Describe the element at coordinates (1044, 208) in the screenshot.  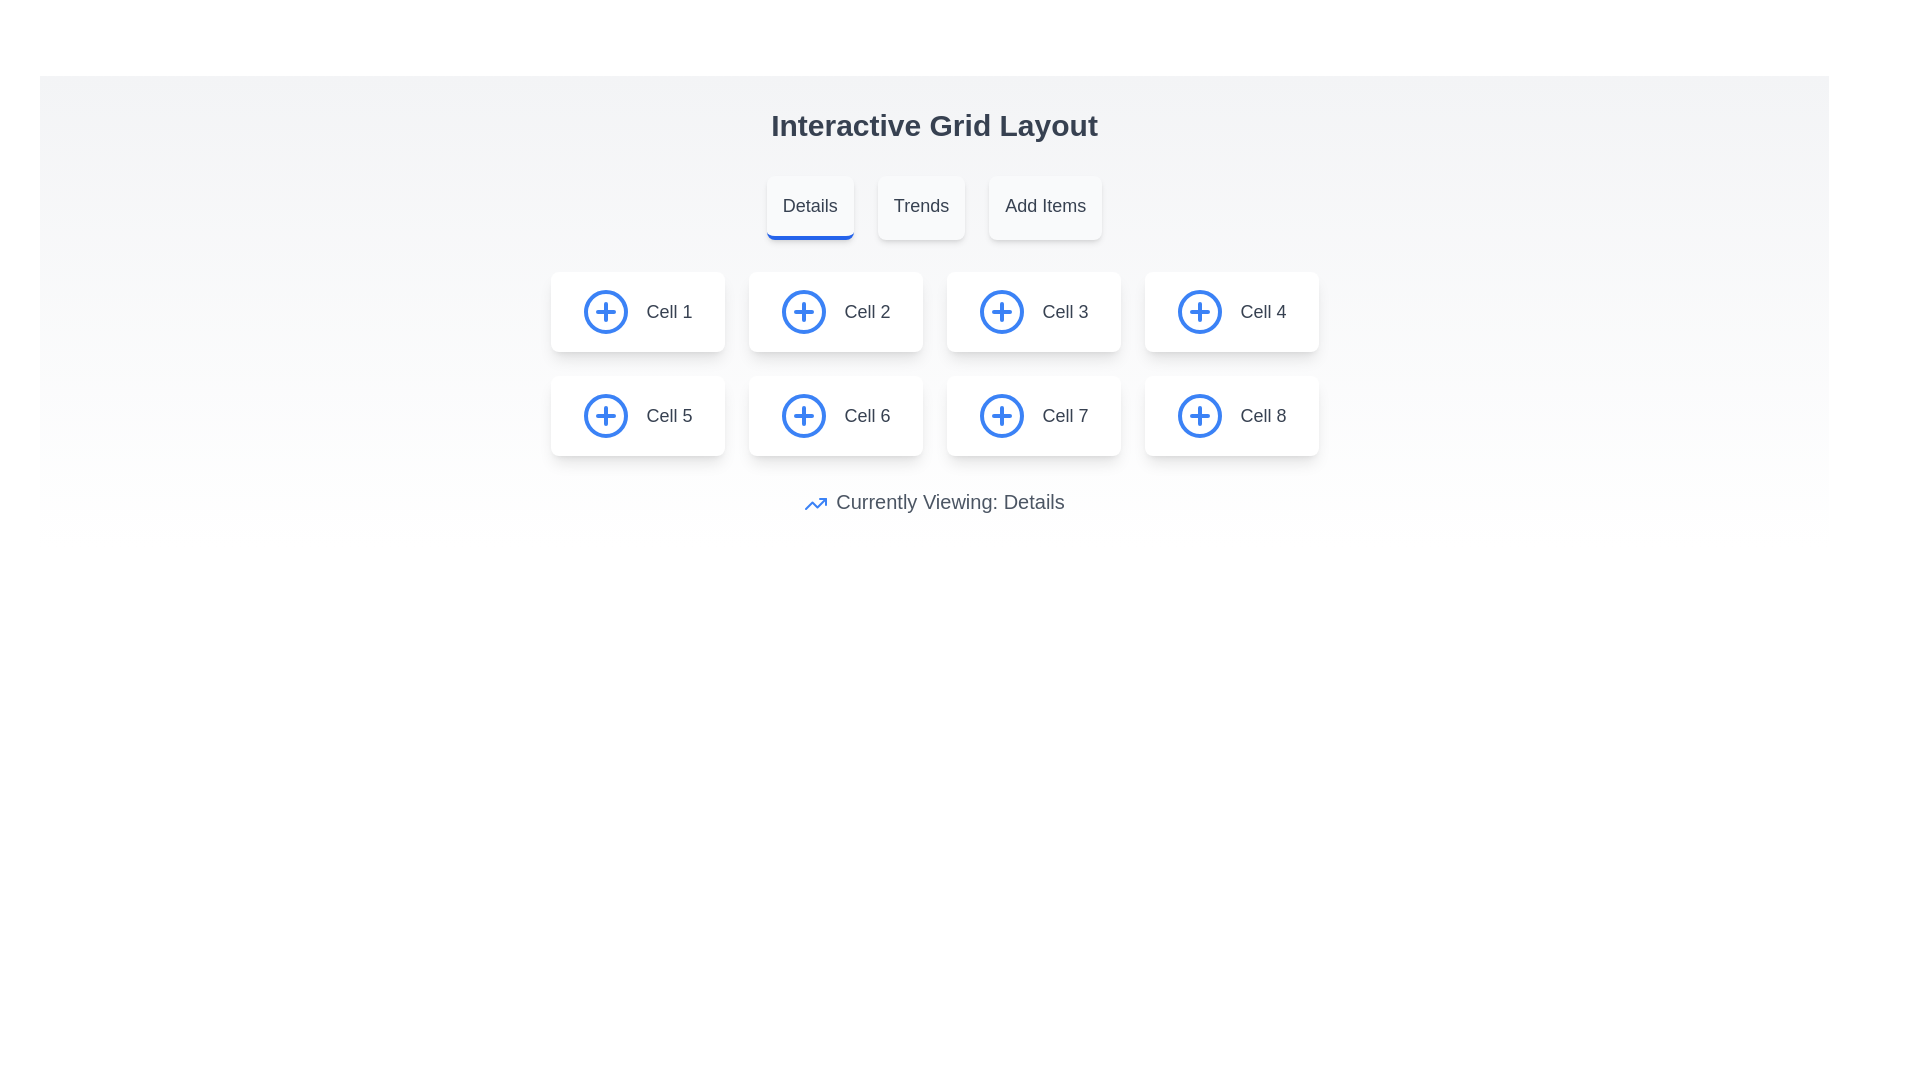
I see `the third button in the horizontal series beneath the 'Interactive Grid Layout' heading` at that location.